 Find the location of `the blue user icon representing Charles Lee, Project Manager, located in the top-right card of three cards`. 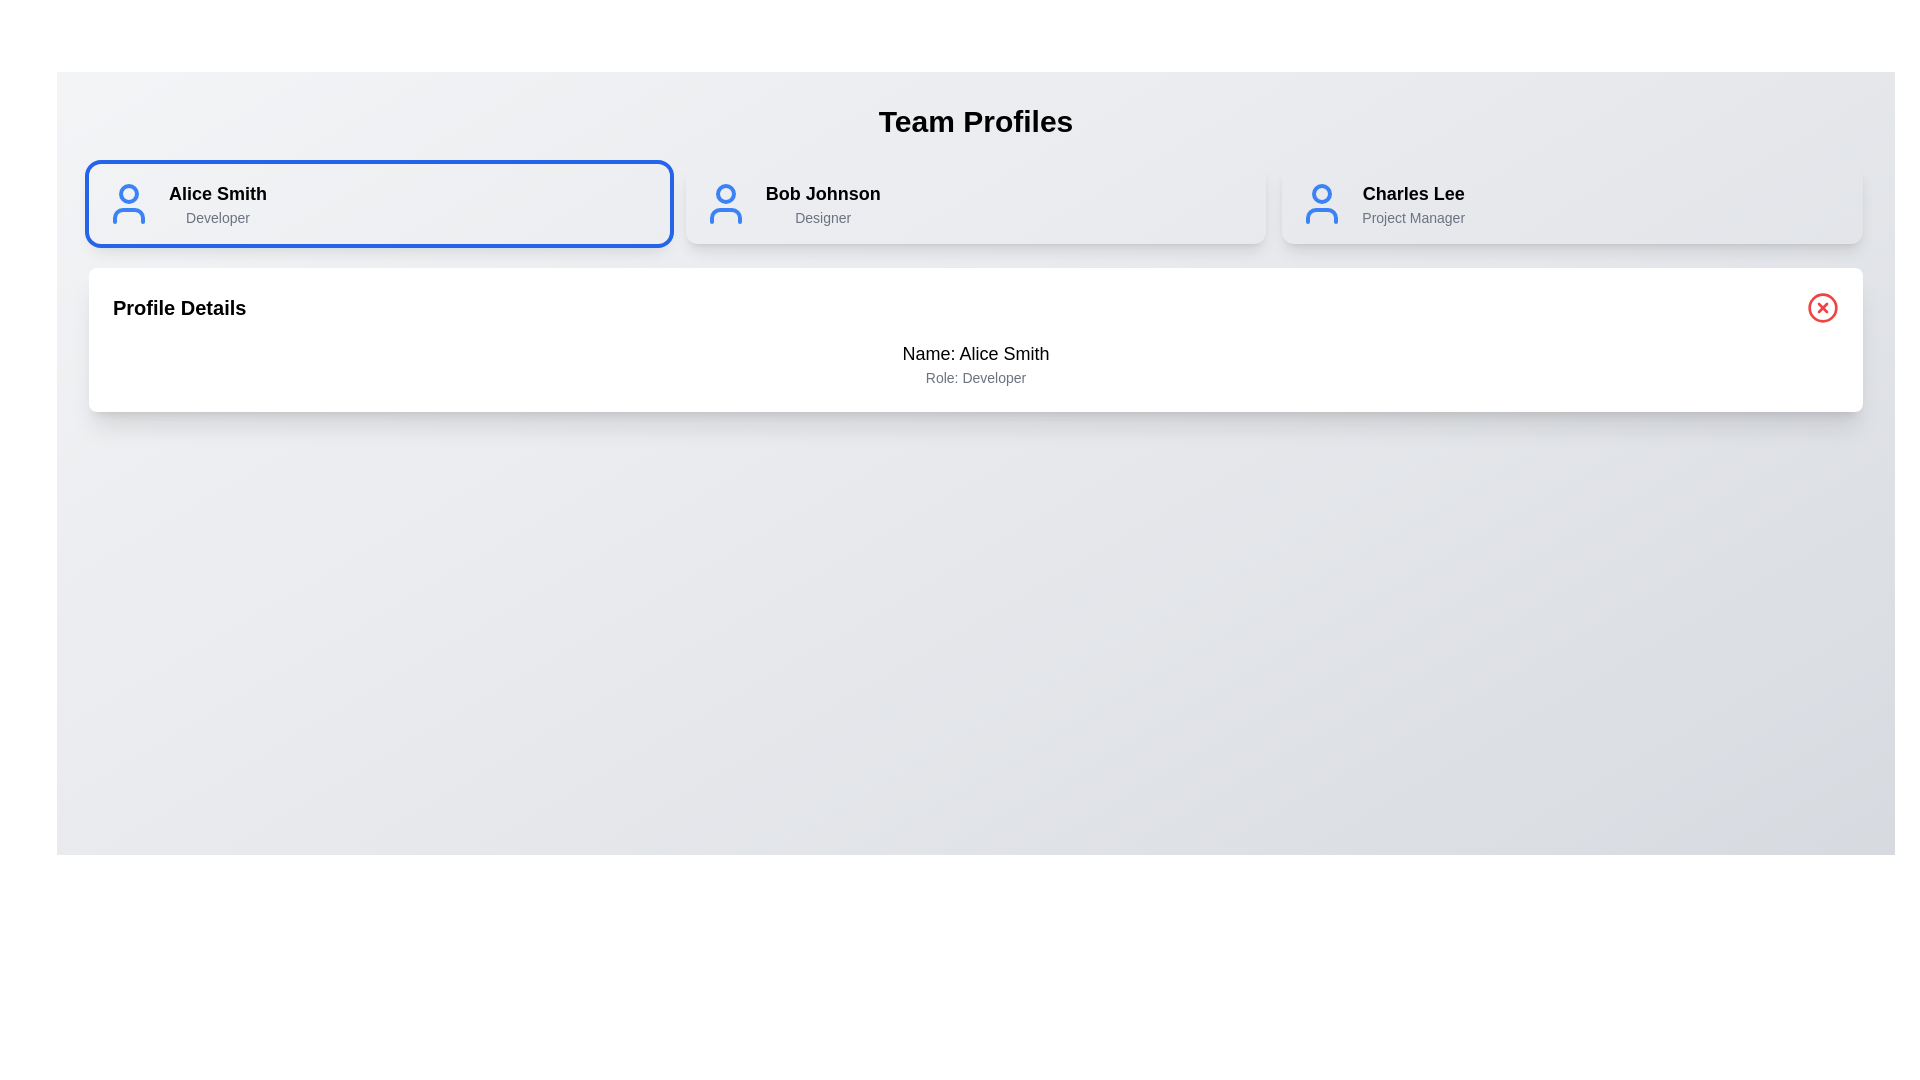

the blue user icon representing Charles Lee, Project Manager, located in the top-right card of three cards is located at coordinates (1322, 204).